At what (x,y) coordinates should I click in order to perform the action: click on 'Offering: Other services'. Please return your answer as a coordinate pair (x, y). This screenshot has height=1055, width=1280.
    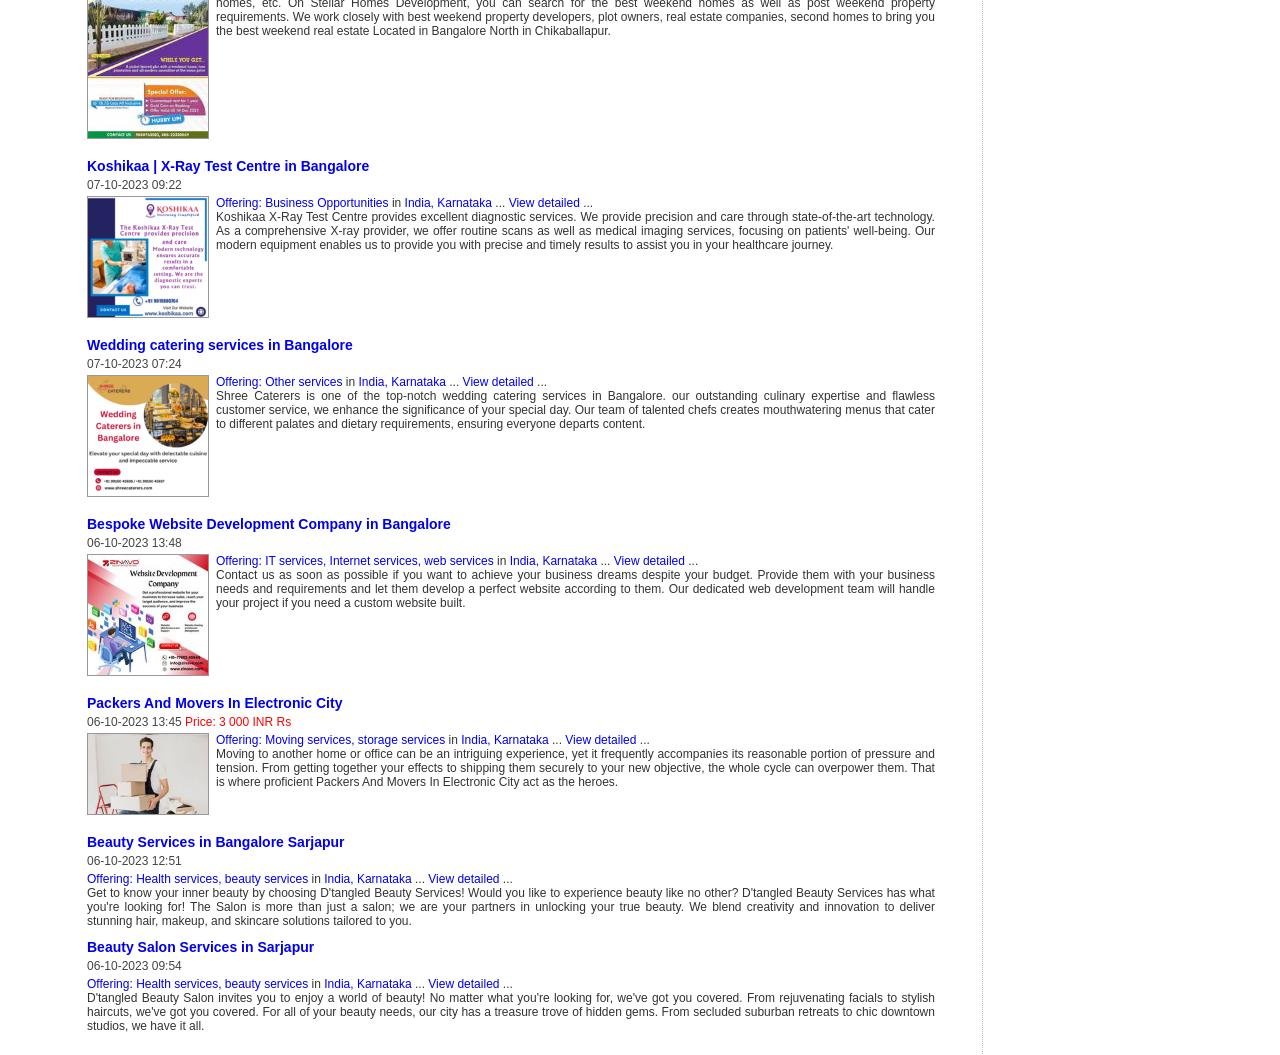
    Looking at the image, I should click on (278, 382).